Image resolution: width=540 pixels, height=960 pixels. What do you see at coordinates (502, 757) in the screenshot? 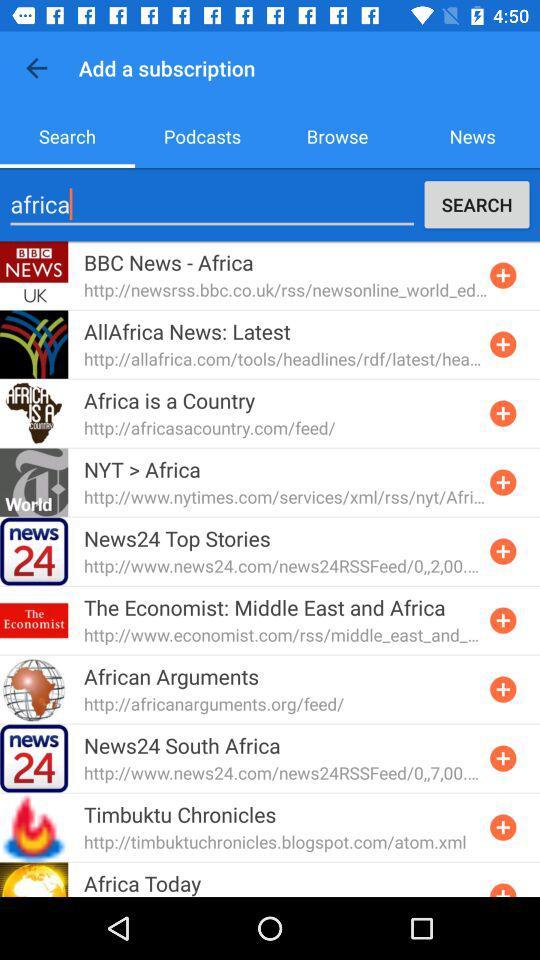
I see `subscription` at bounding box center [502, 757].